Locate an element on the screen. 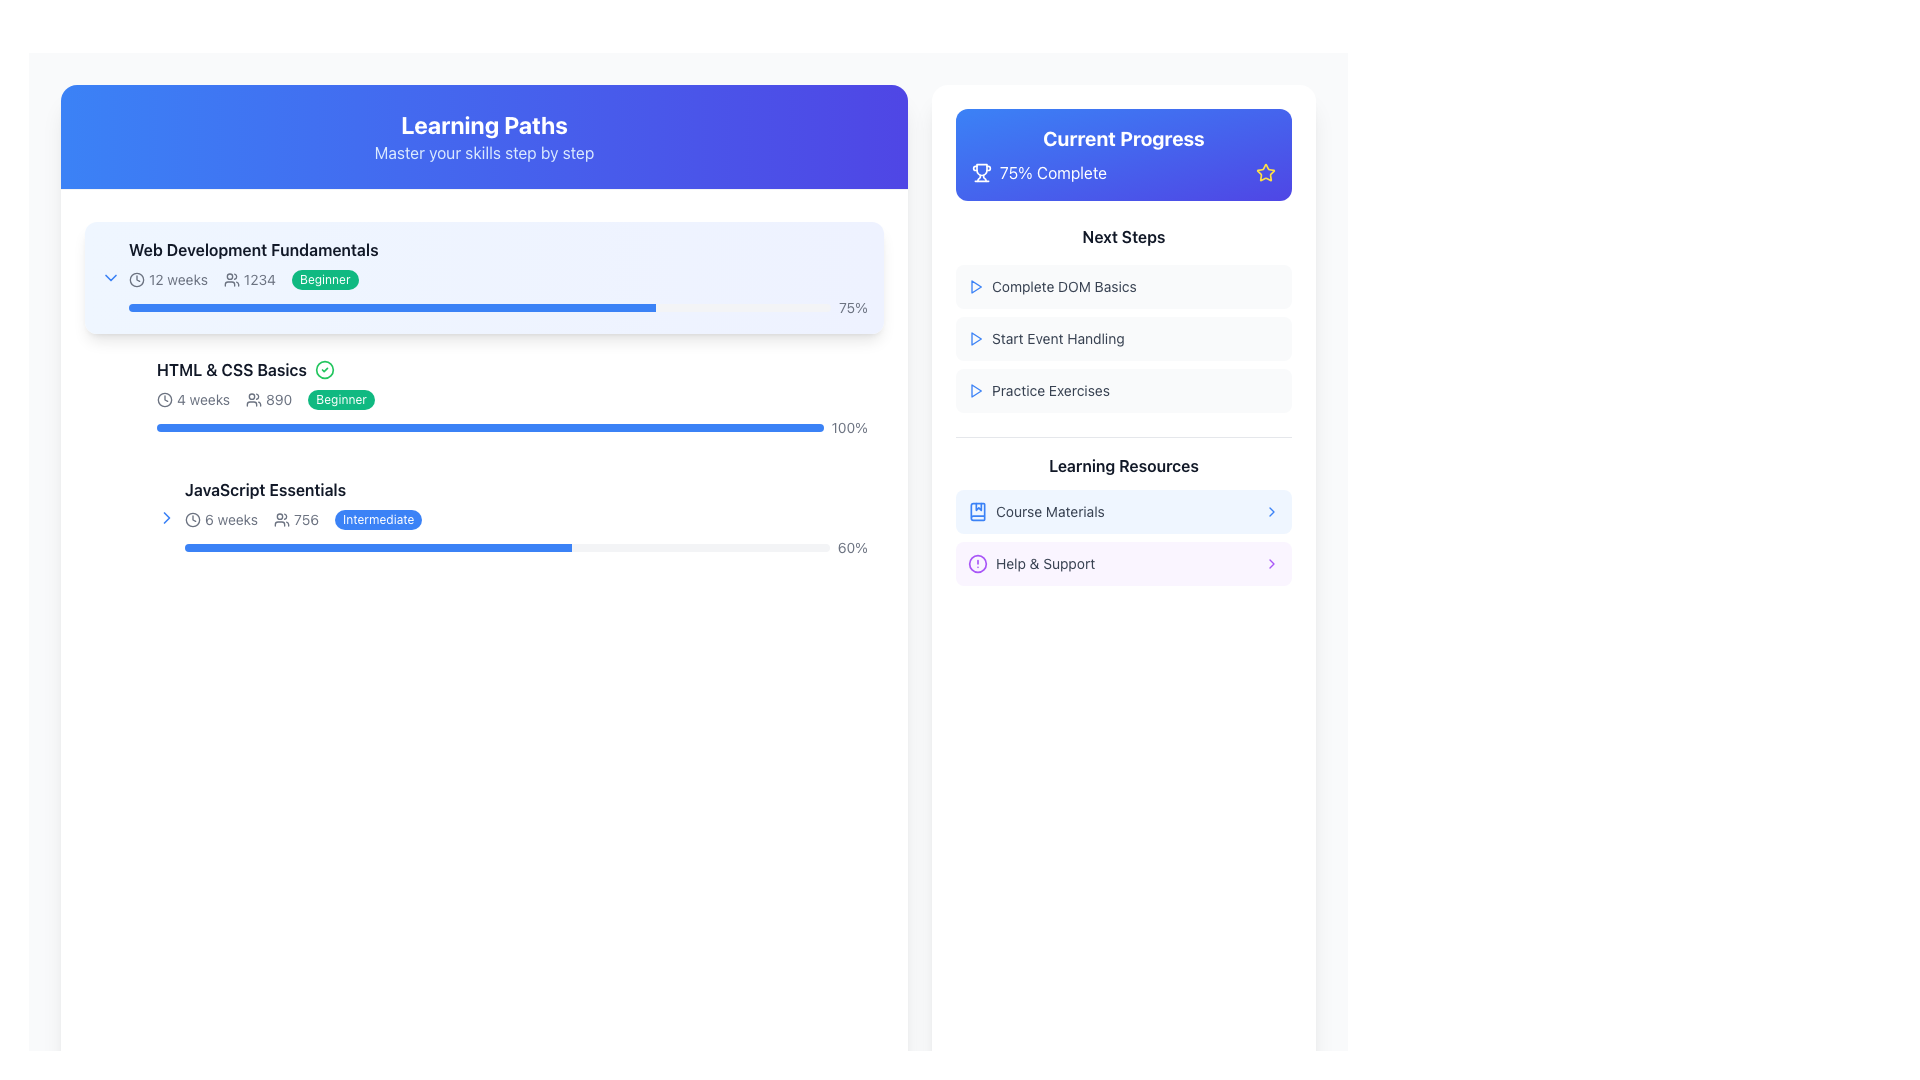 Image resolution: width=1920 pixels, height=1080 pixels. the Interactive Content Section for the HTML & CSS Basics course, which is located in the middle of the learning paths module, between the Web Development Fundamentals and JavaScript Essentials sections is located at coordinates (484, 397).